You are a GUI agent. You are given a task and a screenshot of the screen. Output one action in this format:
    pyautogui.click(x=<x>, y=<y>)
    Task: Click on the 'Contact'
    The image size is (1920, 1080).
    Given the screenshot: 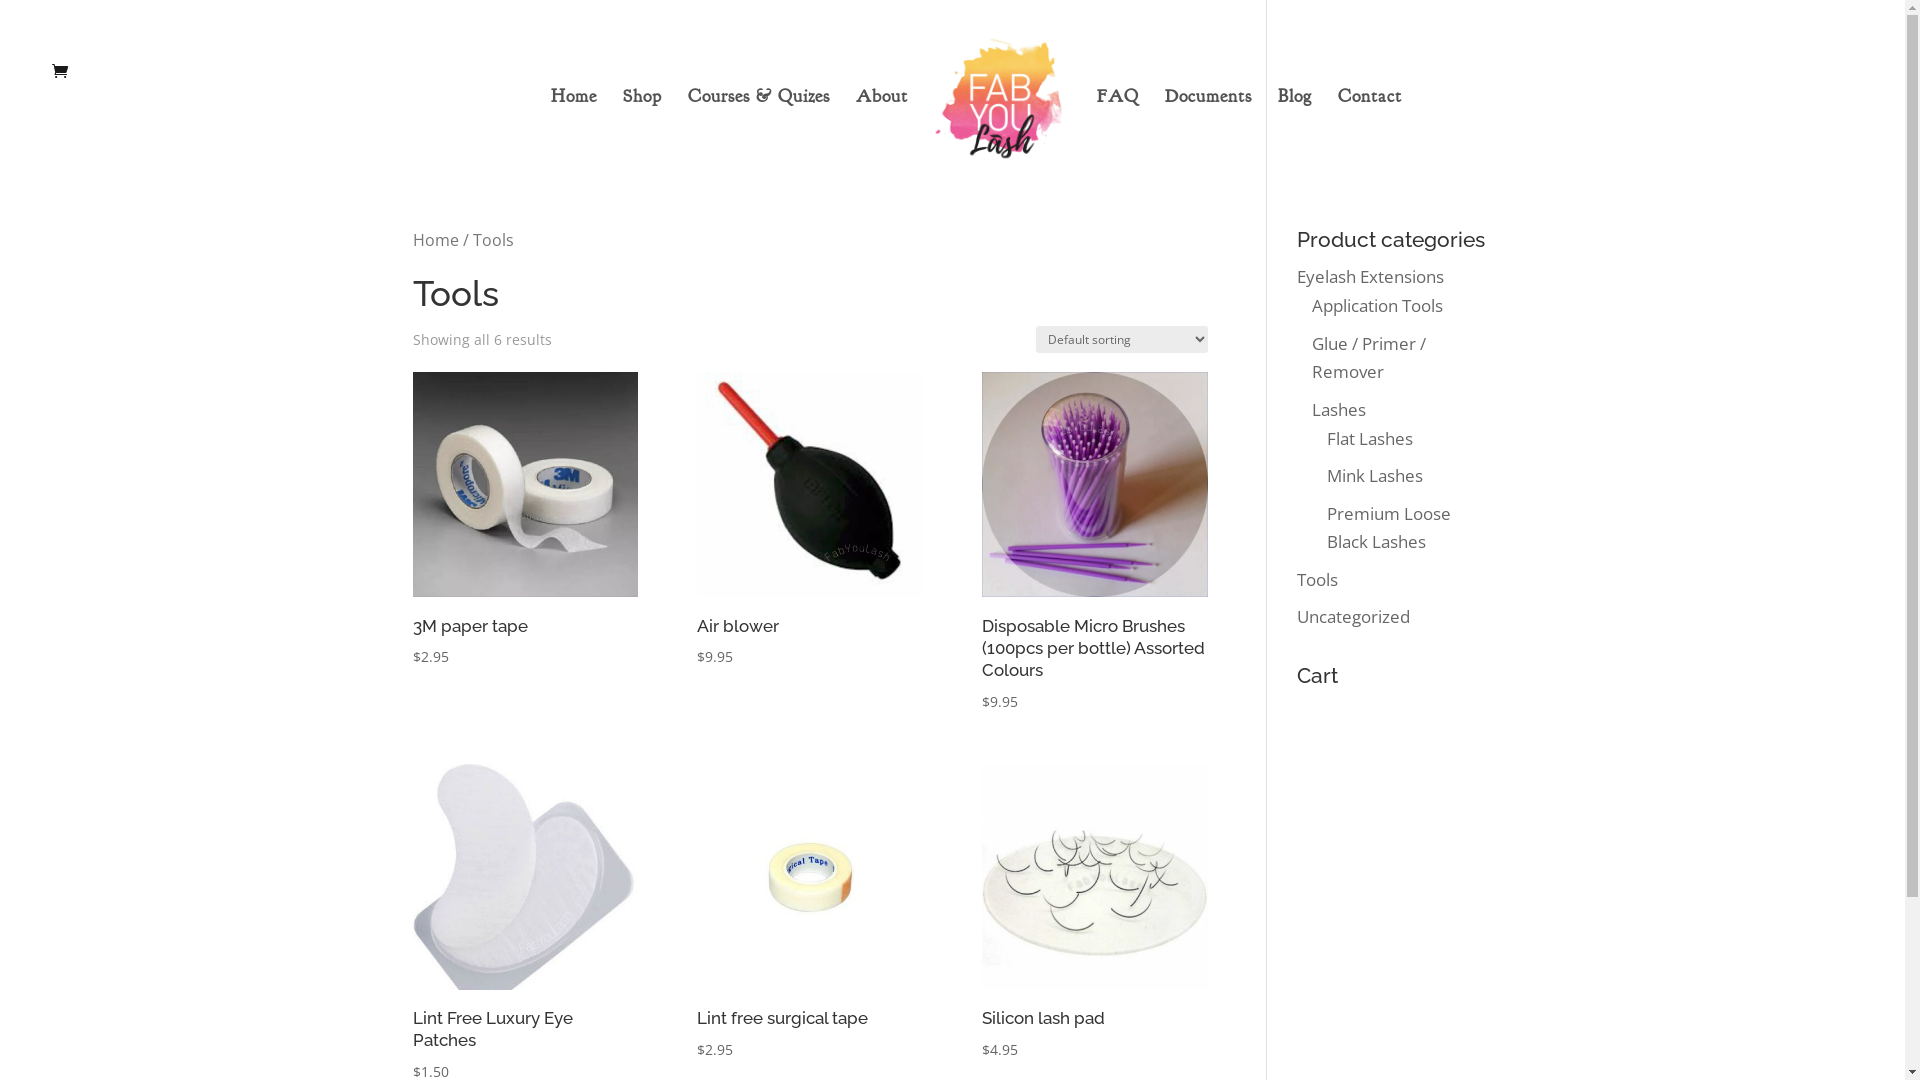 What is the action you would take?
    pyautogui.click(x=1368, y=129)
    